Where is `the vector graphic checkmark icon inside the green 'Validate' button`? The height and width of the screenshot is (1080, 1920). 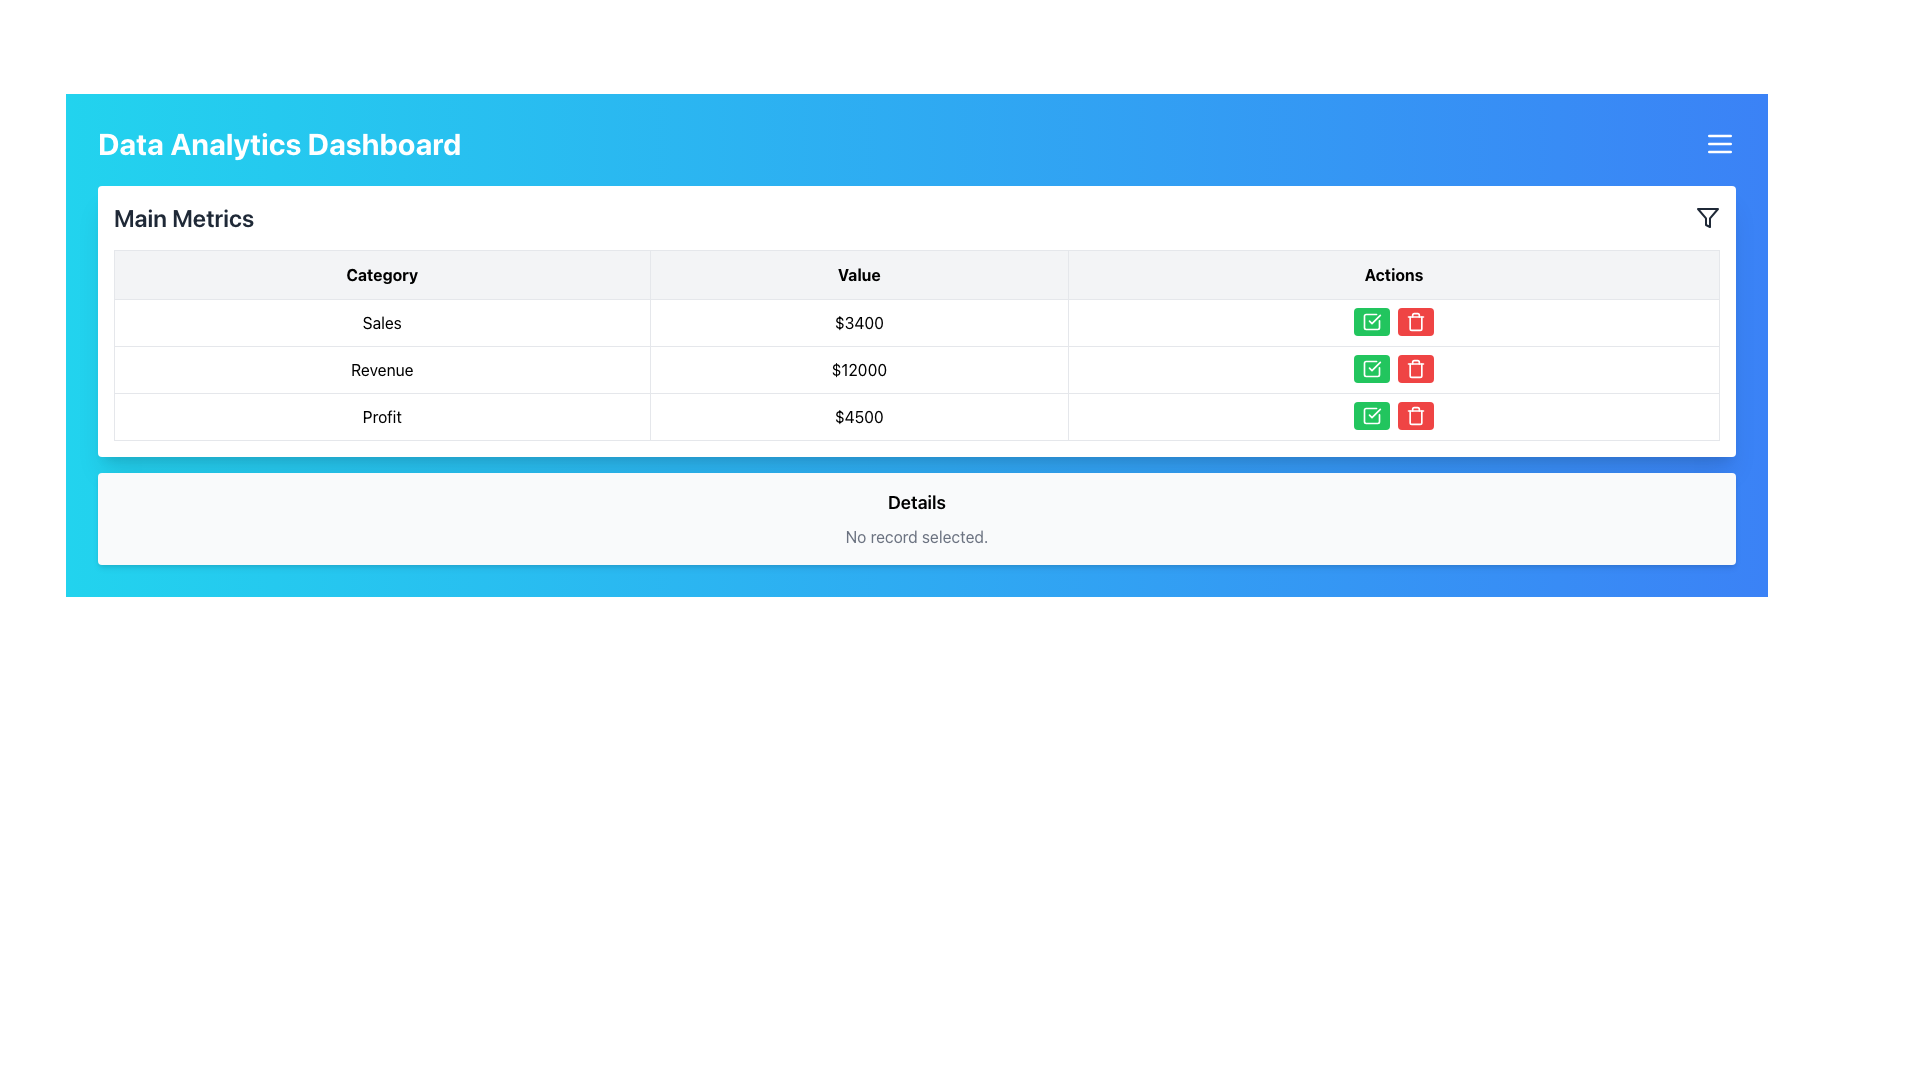 the vector graphic checkmark icon inside the green 'Validate' button is located at coordinates (1371, 369).